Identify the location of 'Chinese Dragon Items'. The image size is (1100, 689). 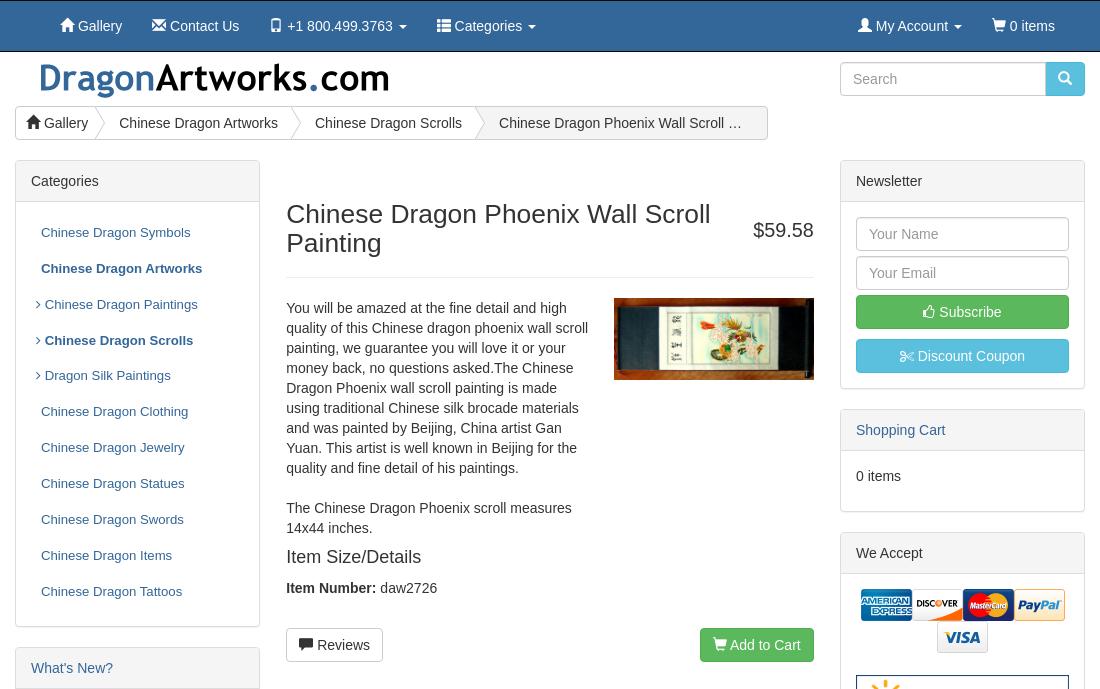
(40, 553).